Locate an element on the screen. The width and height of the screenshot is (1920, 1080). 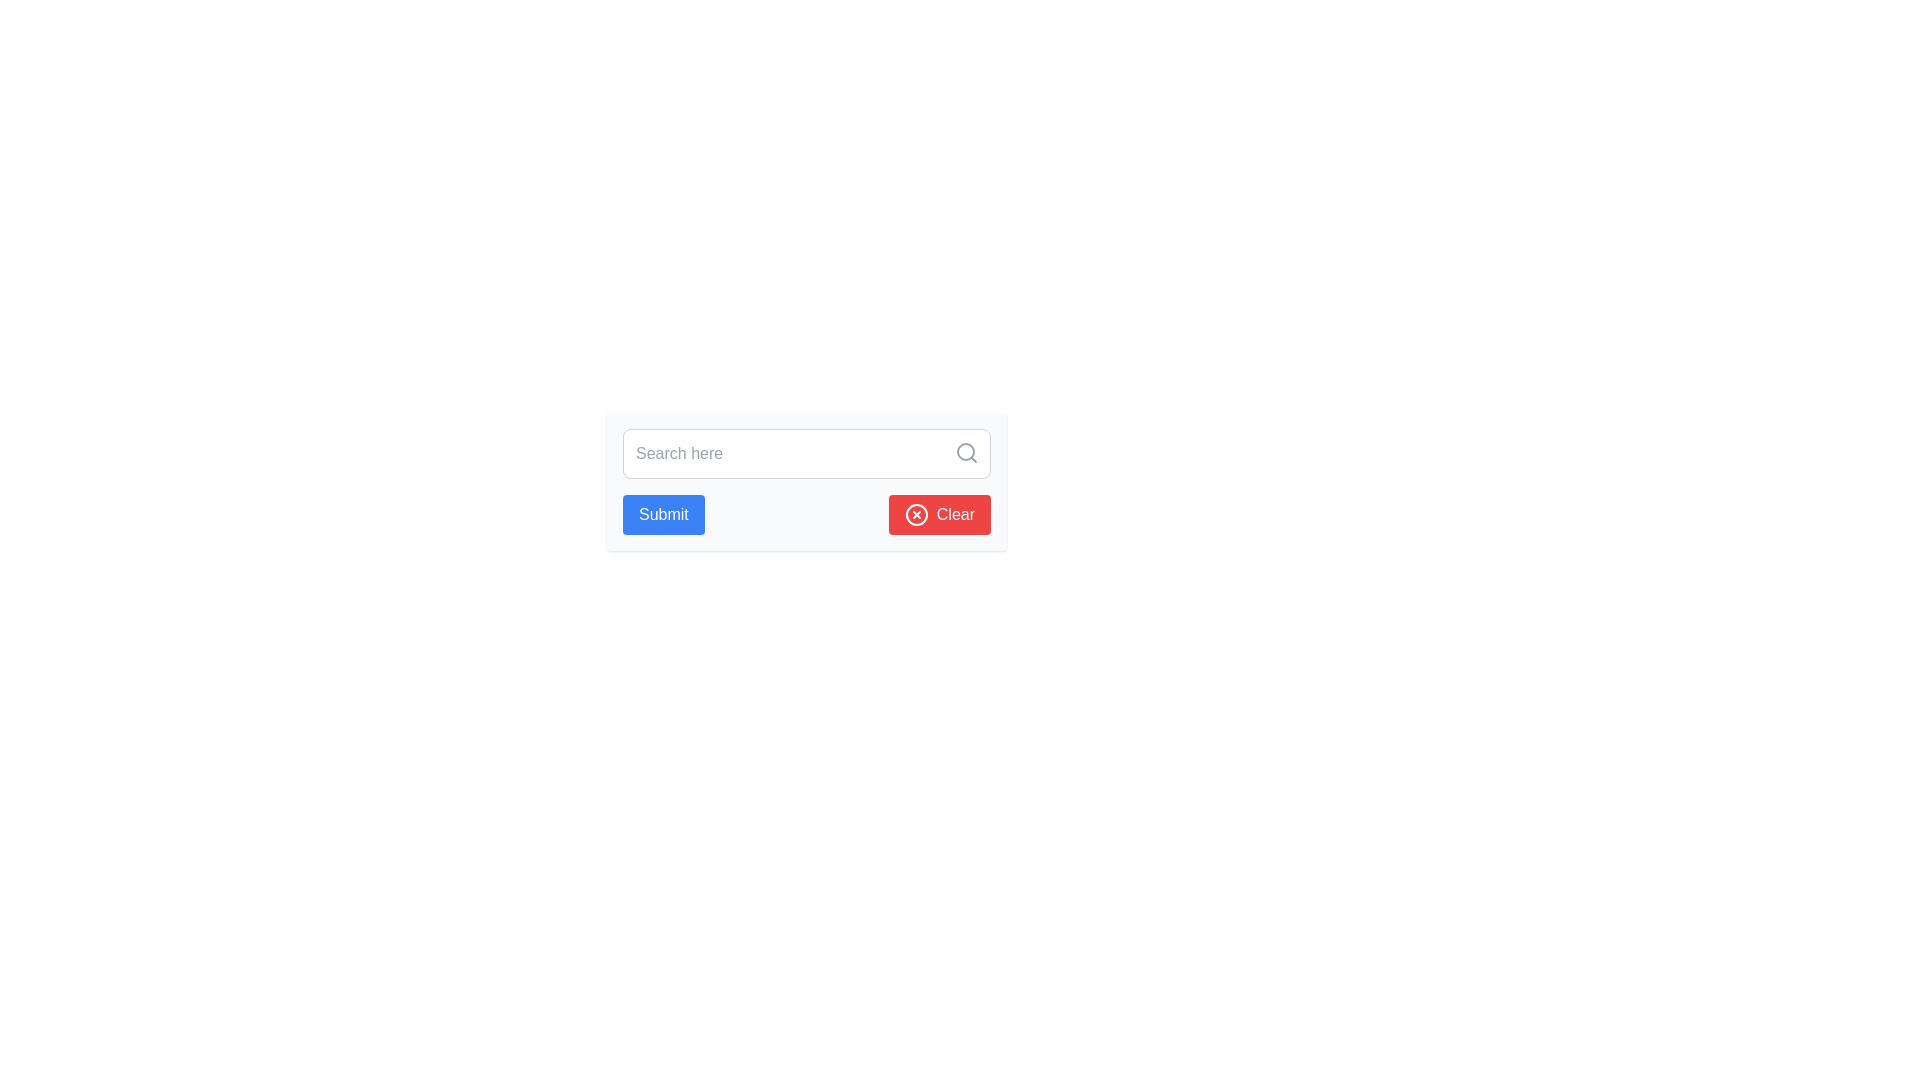
the 'Clear' button, which is a rectangular button with a red background and white text, located at the bottom-right corner of the interface layout is located at coordinates (938, 514).